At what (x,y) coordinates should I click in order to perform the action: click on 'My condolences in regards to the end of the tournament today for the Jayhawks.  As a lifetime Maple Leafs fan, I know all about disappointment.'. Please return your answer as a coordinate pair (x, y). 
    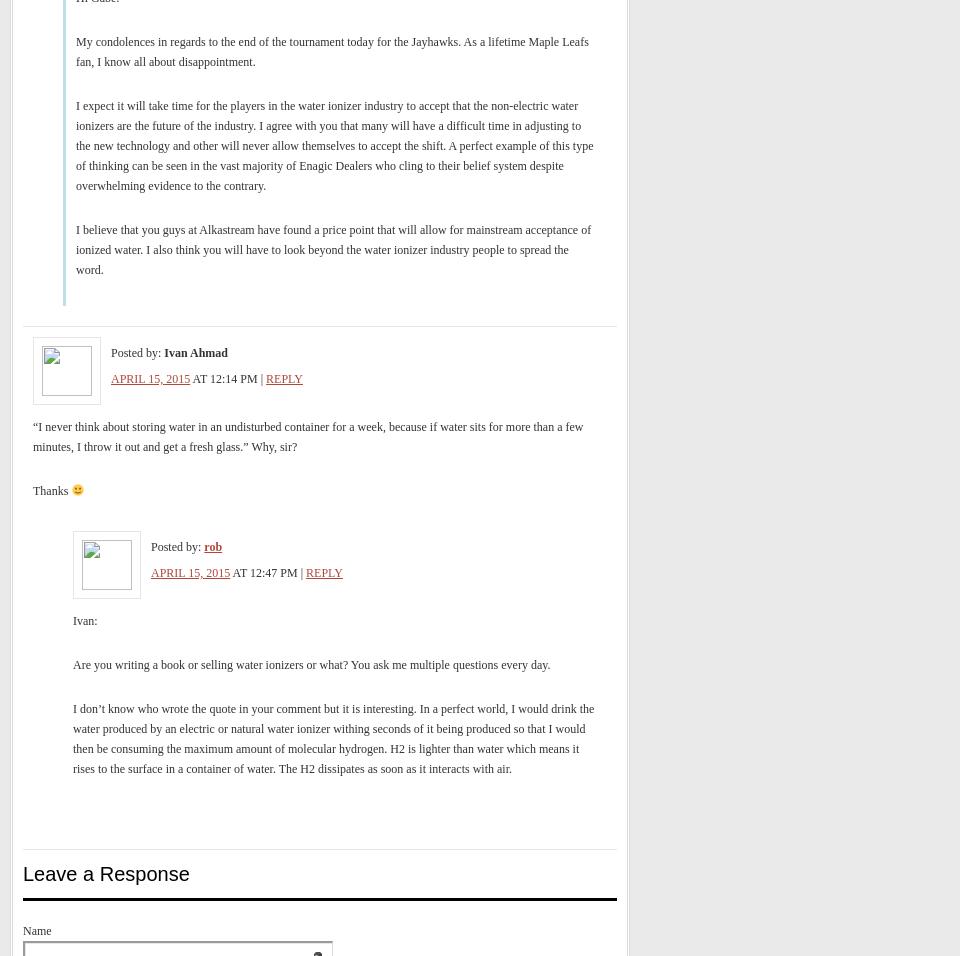
    Looking at the image, I should click on (76, 51).